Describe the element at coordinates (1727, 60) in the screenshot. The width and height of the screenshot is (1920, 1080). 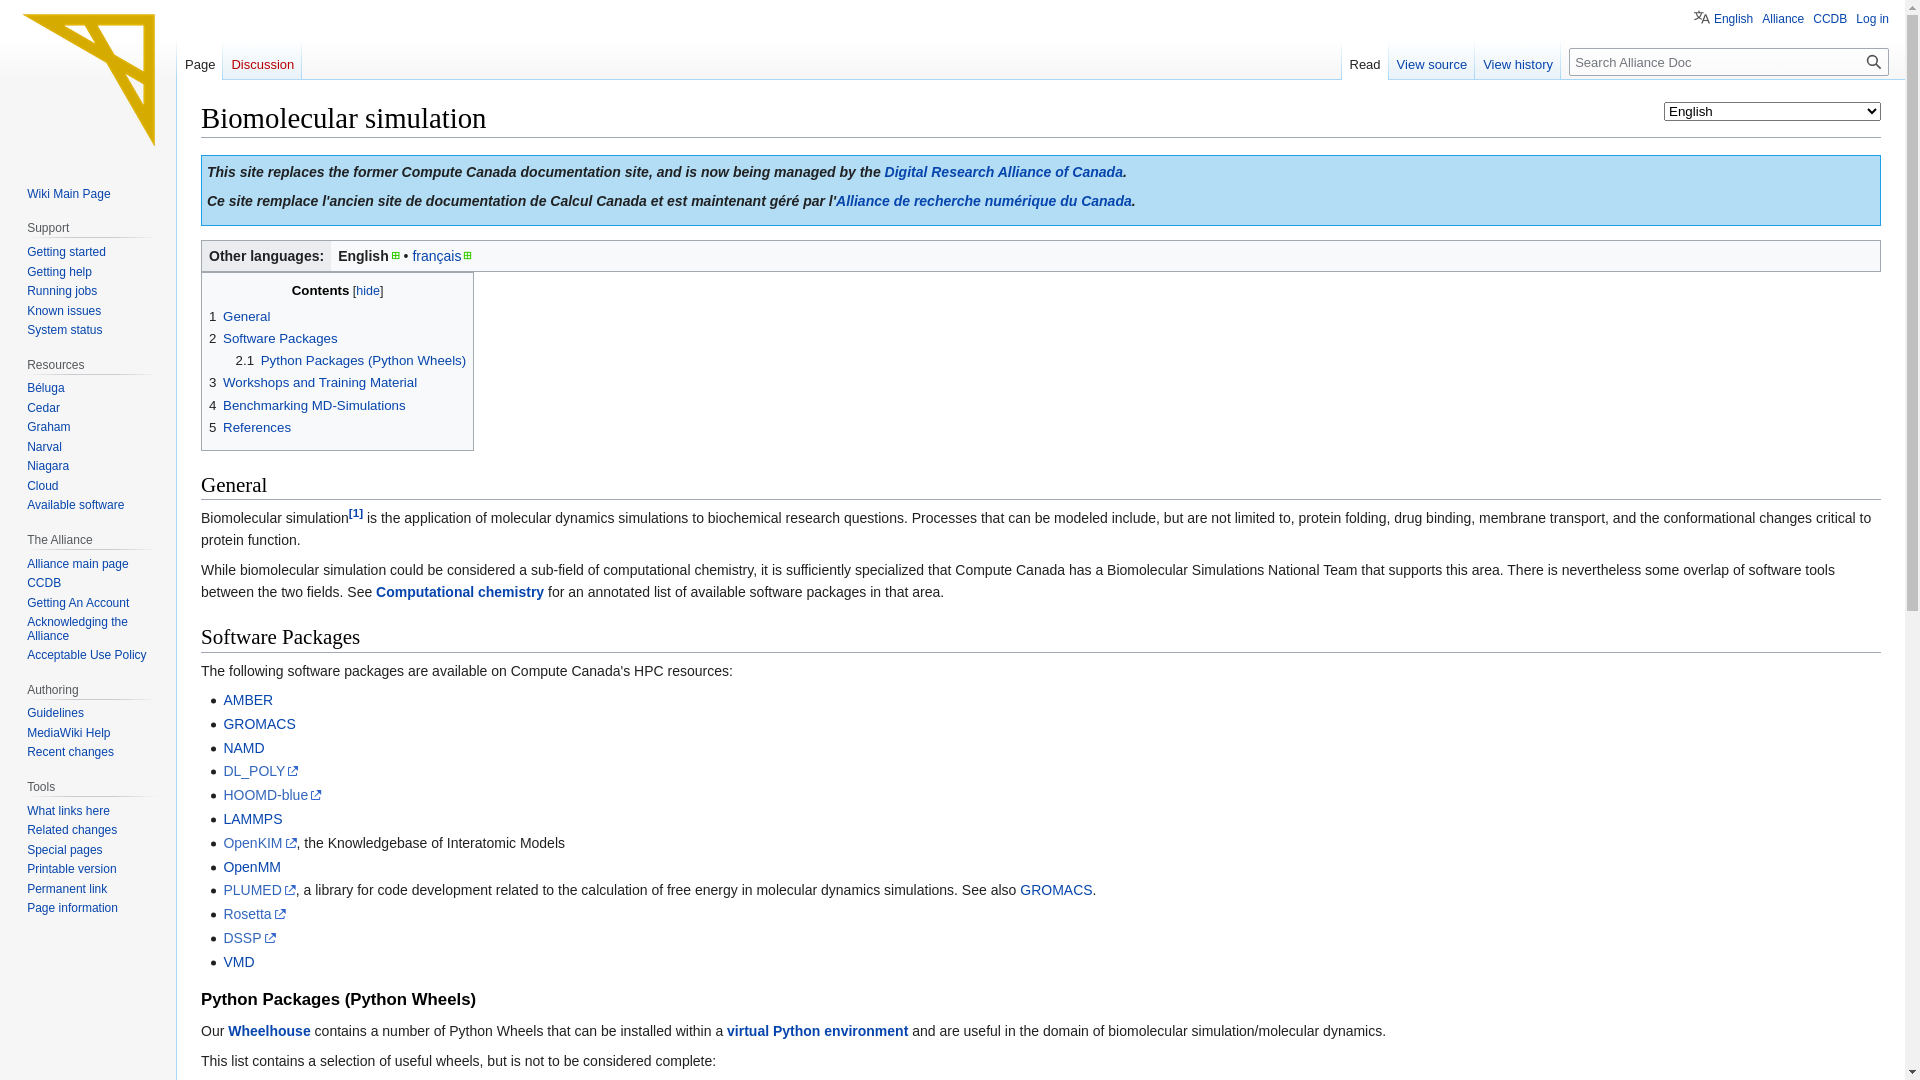
I see `'Search Alliance Doc [alt-shift-f]'` at that location.